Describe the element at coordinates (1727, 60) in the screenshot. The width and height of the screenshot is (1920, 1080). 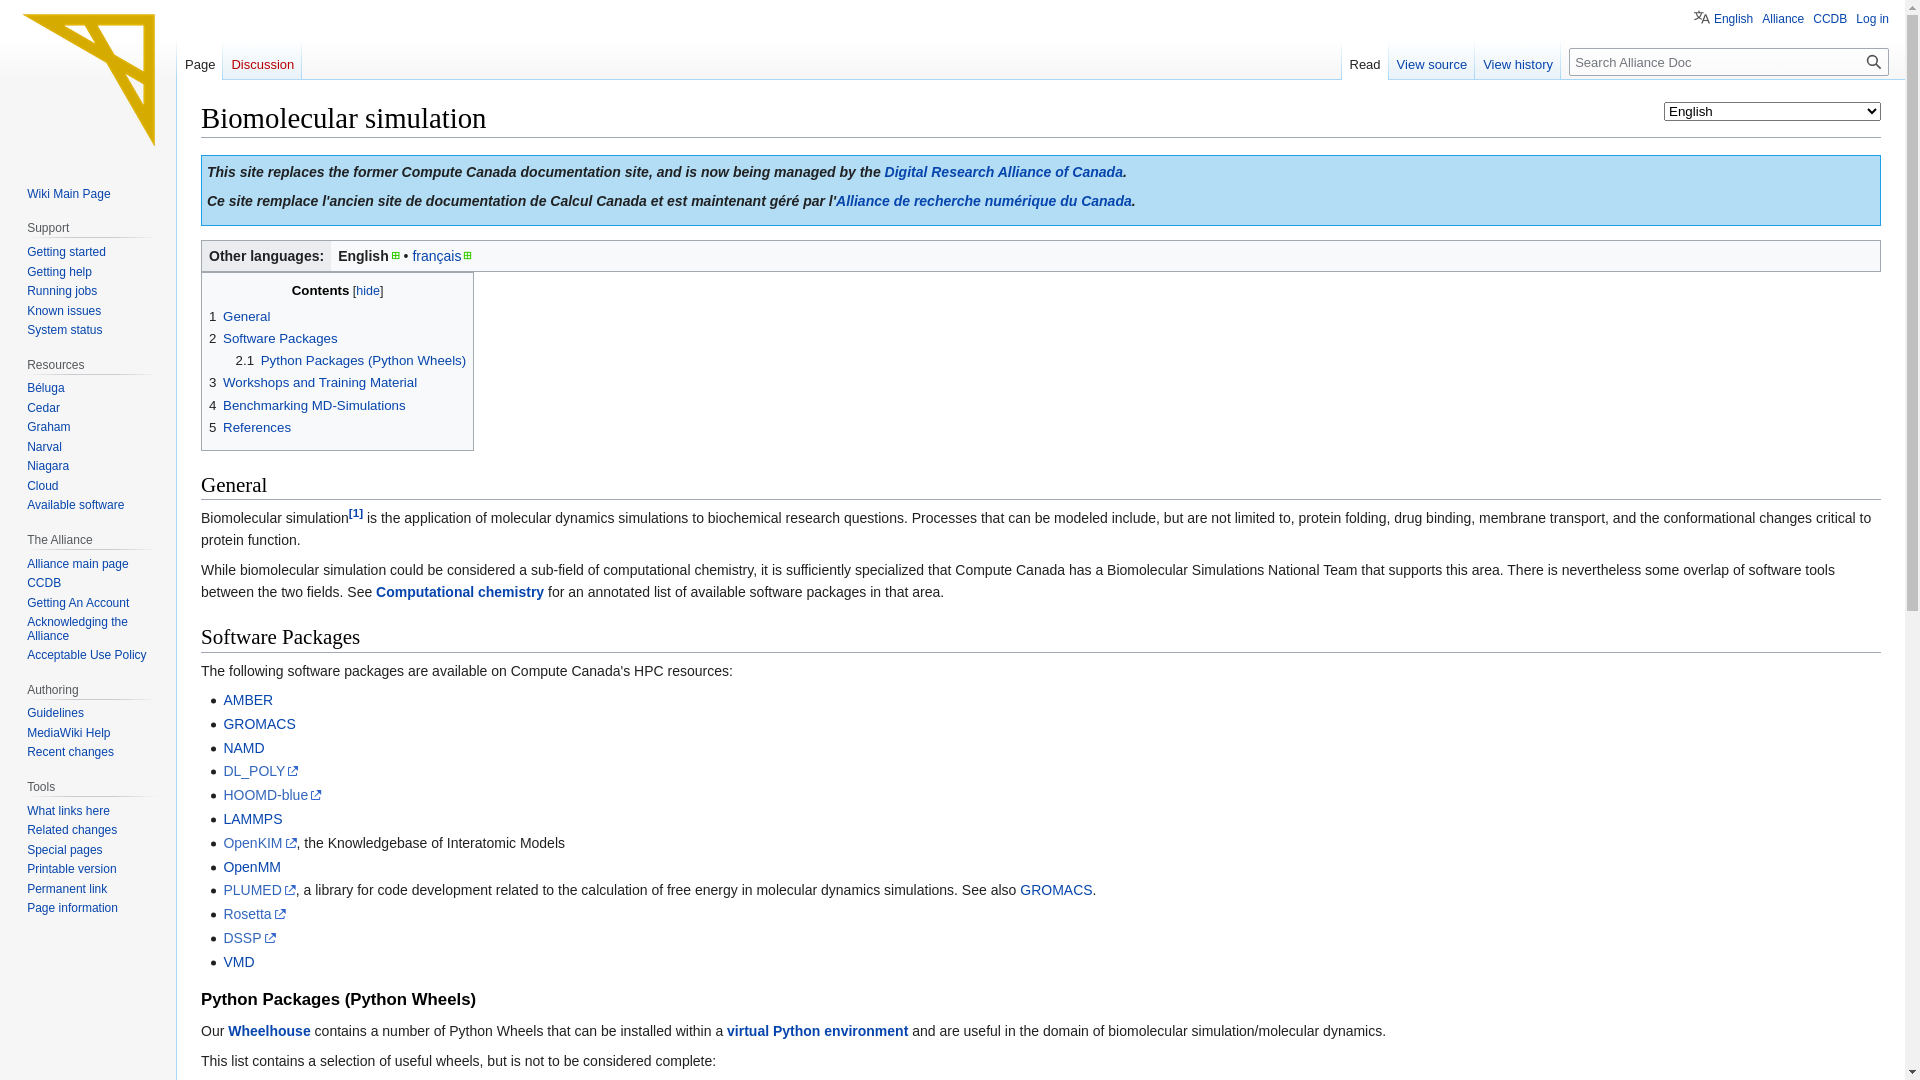
I see `'Search Alliance Doc [alt-shift-f]'` at that location.